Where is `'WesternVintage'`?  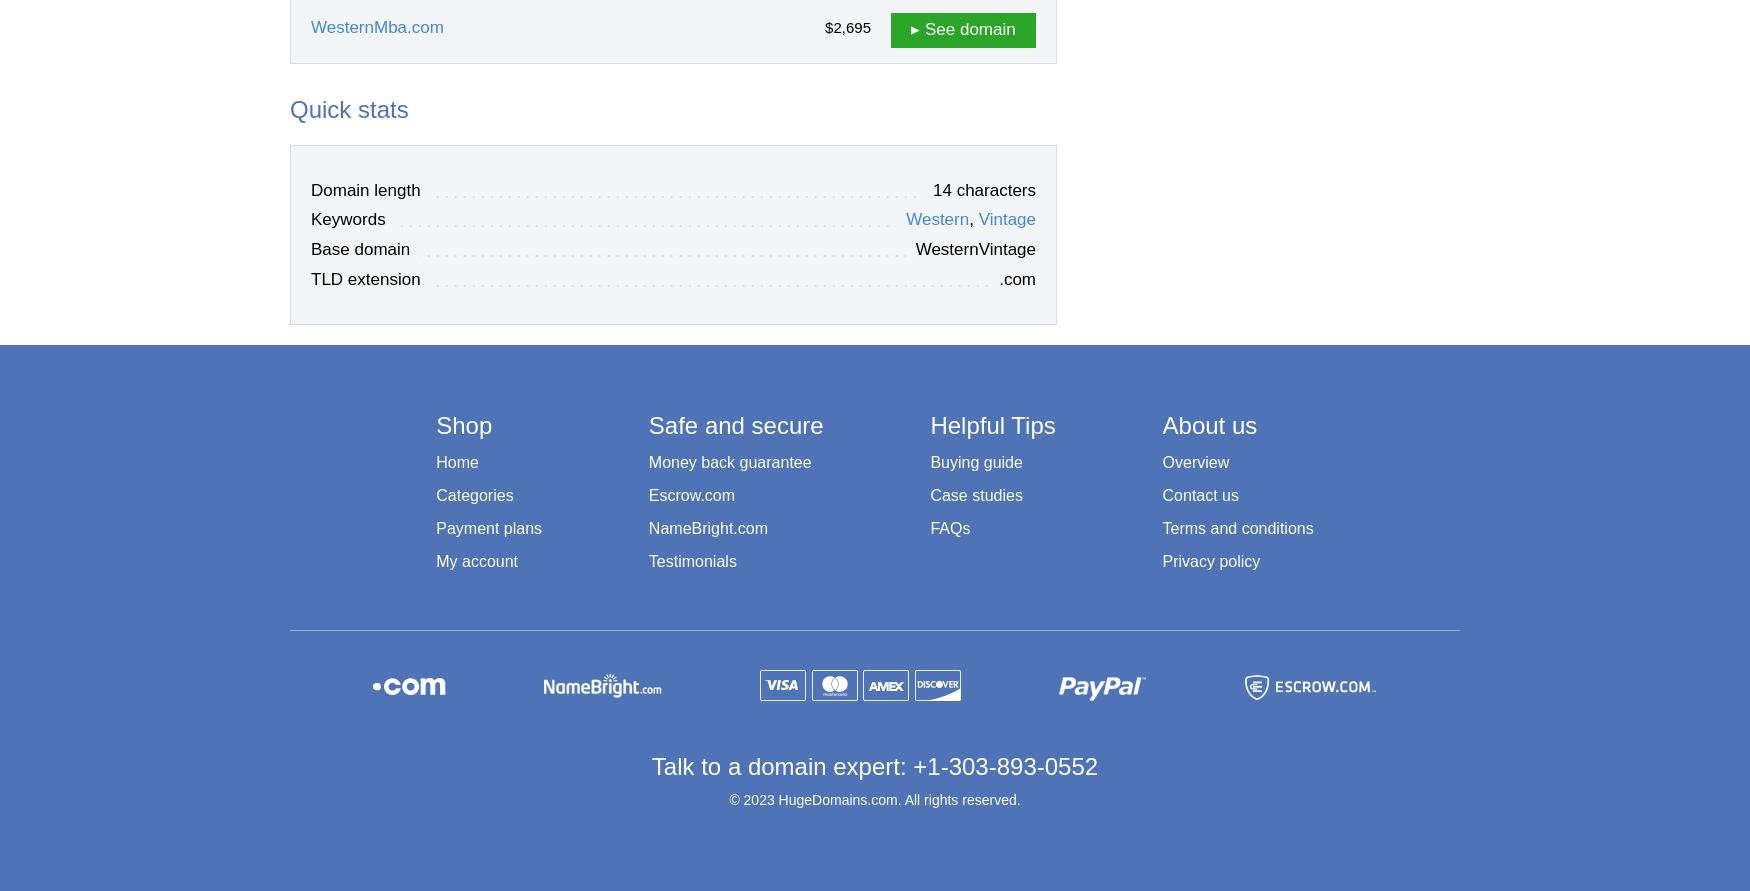 'WesternVintage' is located at coordinates (975, 249).